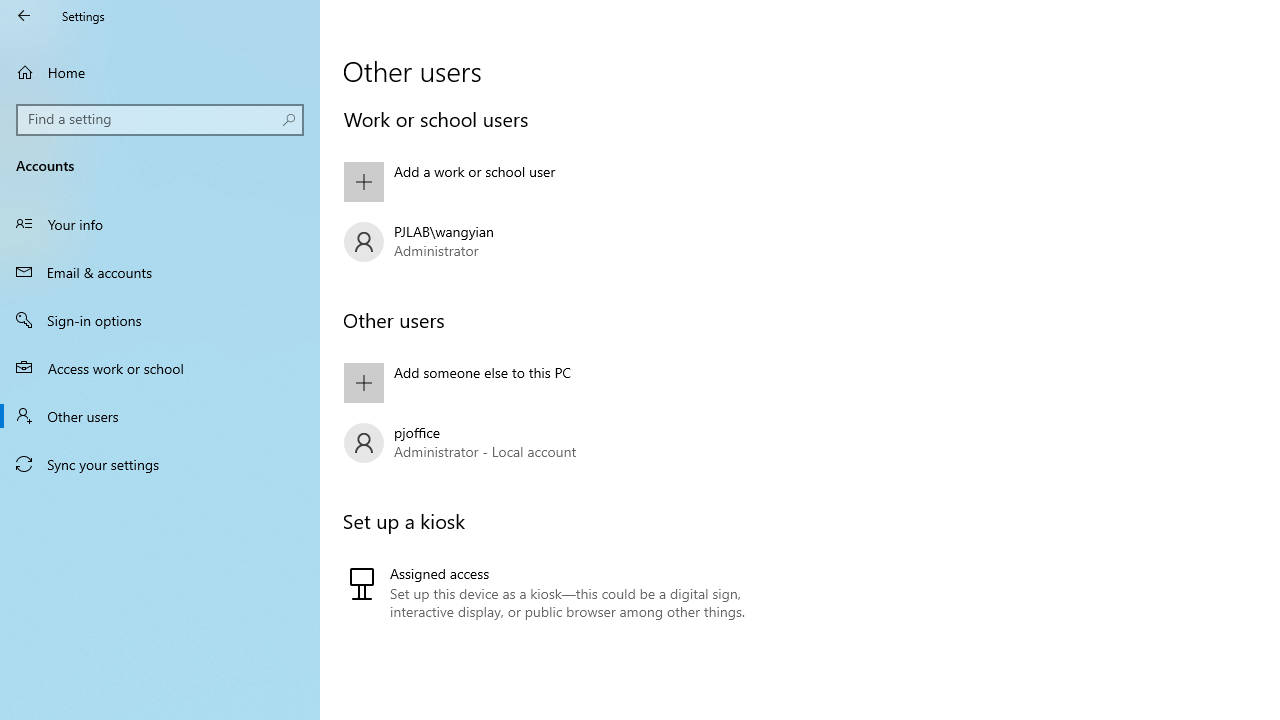 The image size is (1280, 720). I want to click on 'Access work or school', so click(160, 367).